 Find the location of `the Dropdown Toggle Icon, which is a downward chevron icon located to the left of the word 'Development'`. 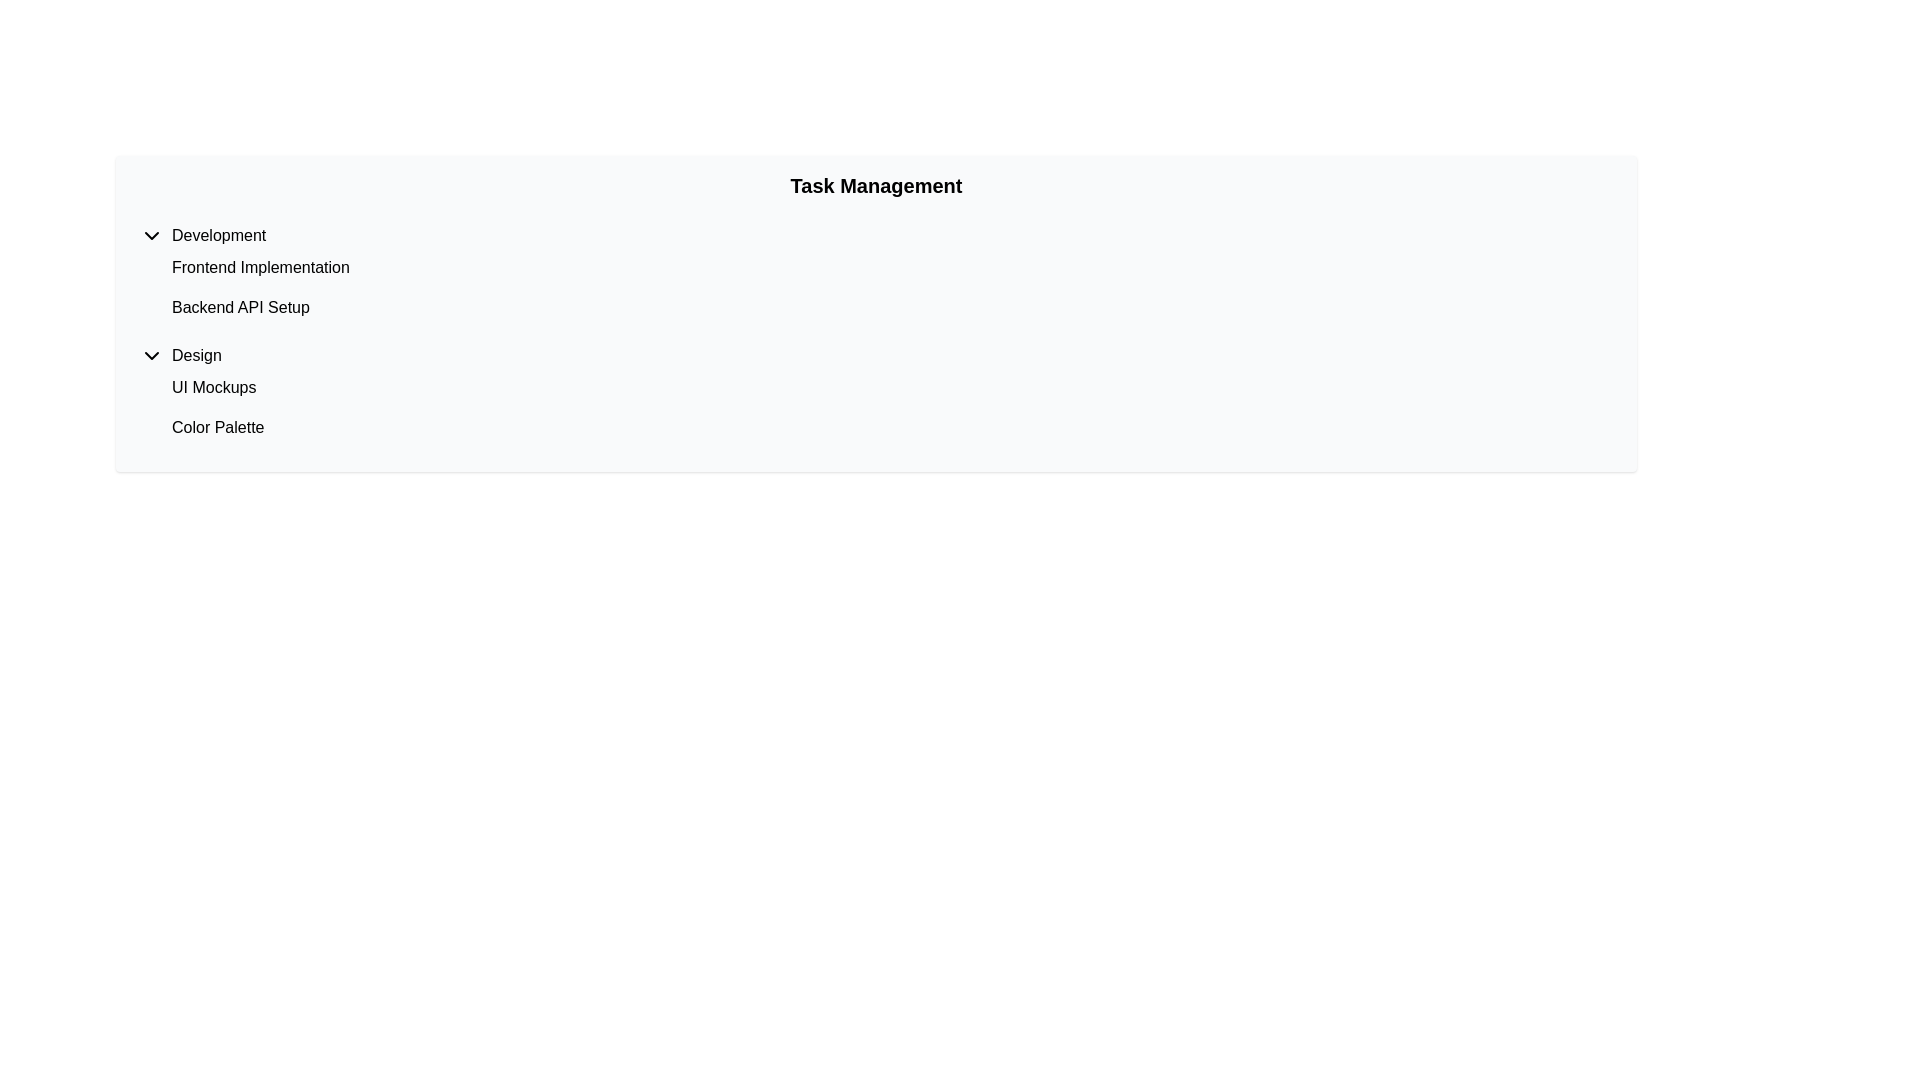

the Dropdown Toggle Icon, which is a downward chevron icon located to the left of the word 'Development' is located at coordinates (151, 234).